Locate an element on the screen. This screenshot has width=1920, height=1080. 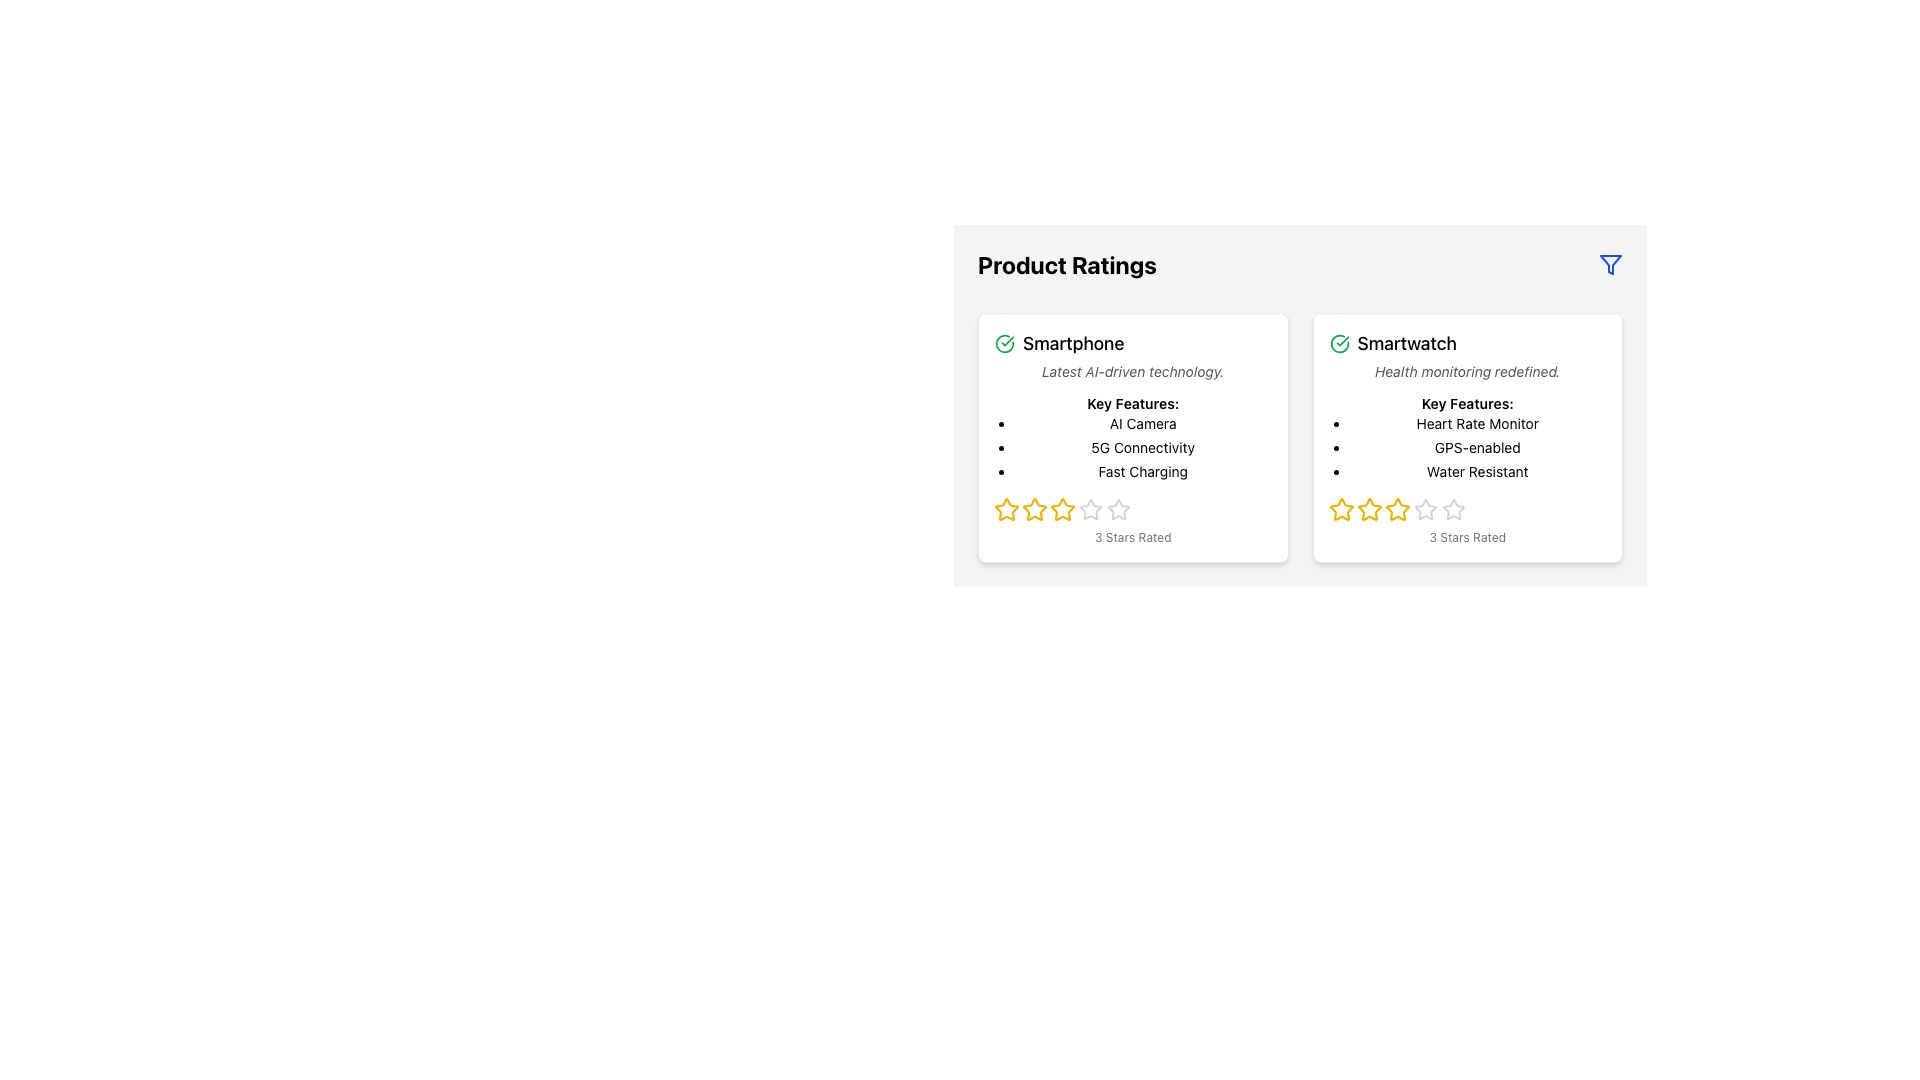
the text label displaying '3 Stars Rated' located below the star icons for the product 'Smartphone' is located at coordinates (1133, 536).